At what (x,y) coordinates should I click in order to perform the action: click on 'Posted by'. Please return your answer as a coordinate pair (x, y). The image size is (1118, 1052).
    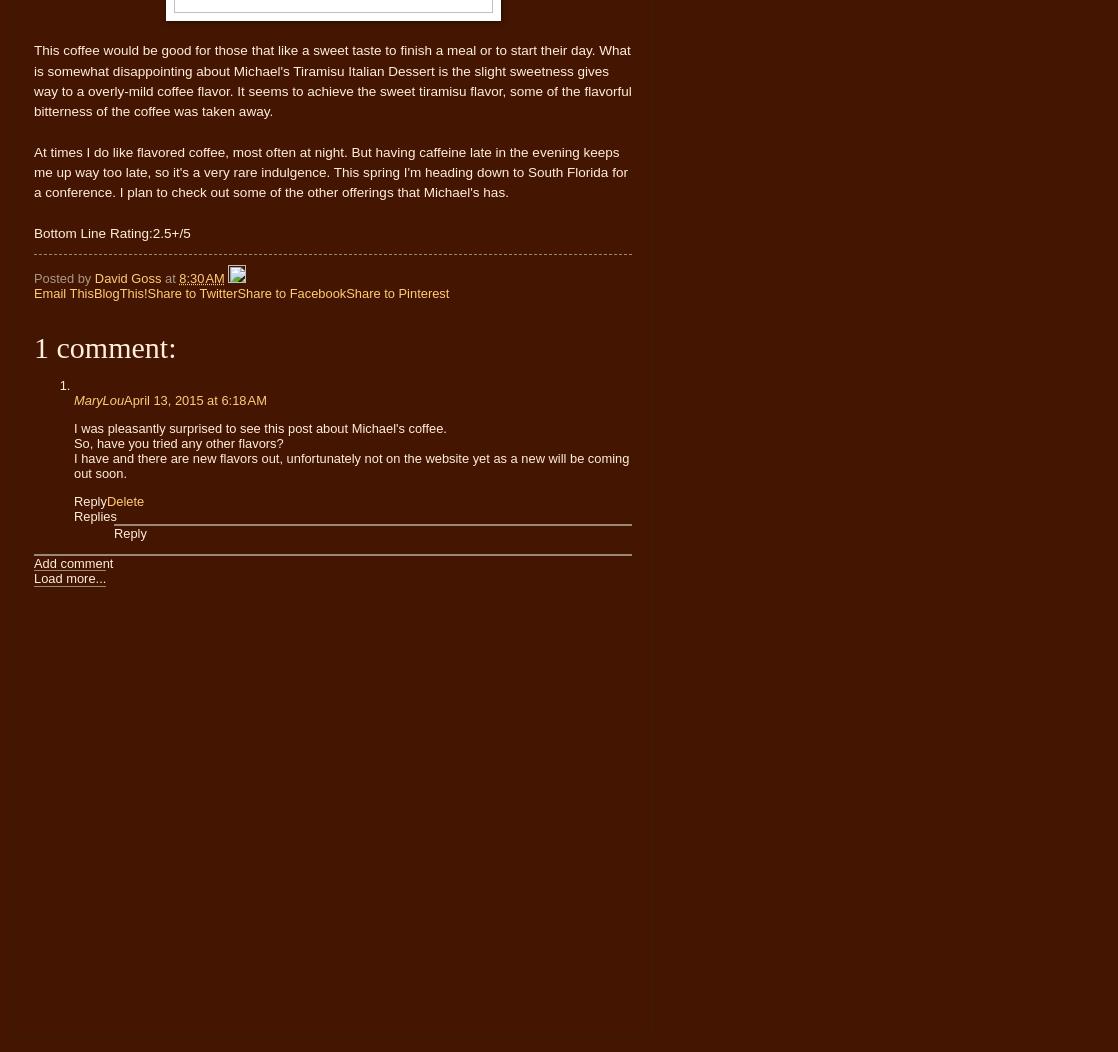
    Looking at the image, I should click on (33, 278).